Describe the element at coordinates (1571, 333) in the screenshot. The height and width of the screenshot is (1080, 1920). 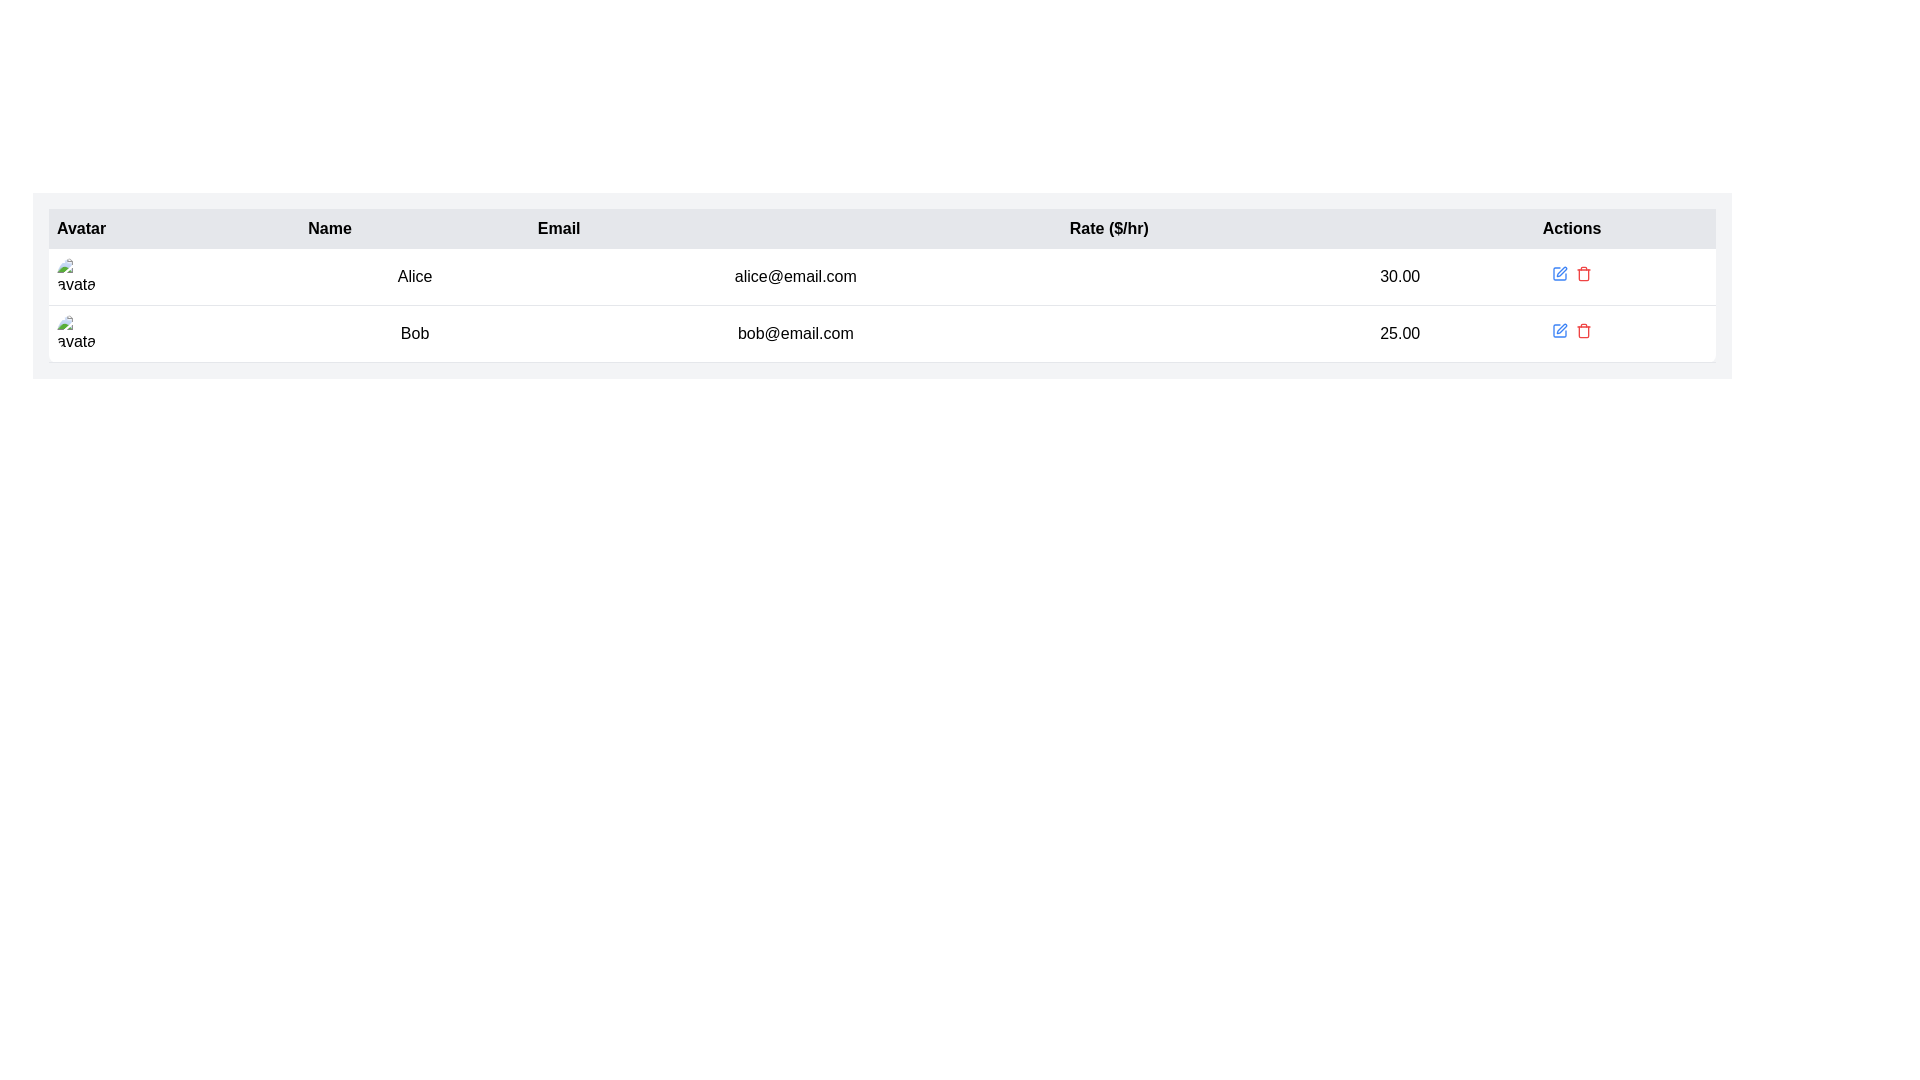
I see `the interactive icons in the Actions column of the second row in the table, which corresponds to the entry for 'Bob', for visual feedback` at that location.